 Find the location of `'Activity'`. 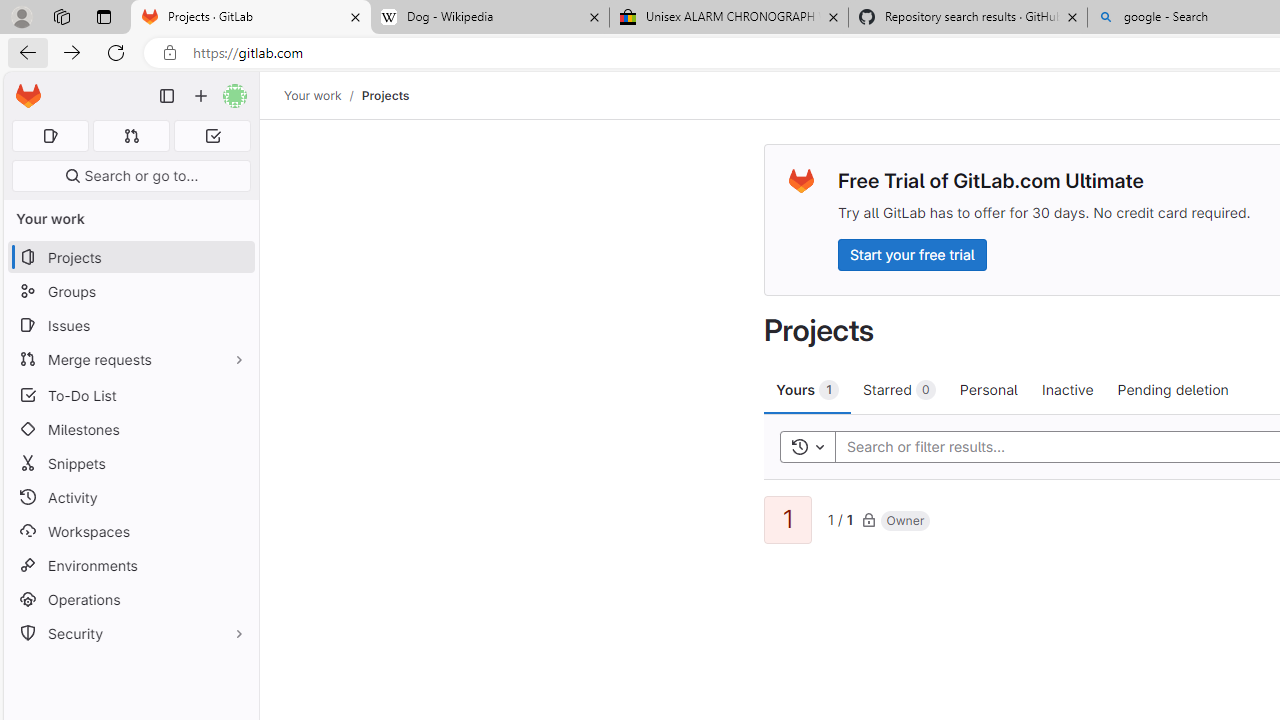

'Activity' is located at coordinates (130, 496).